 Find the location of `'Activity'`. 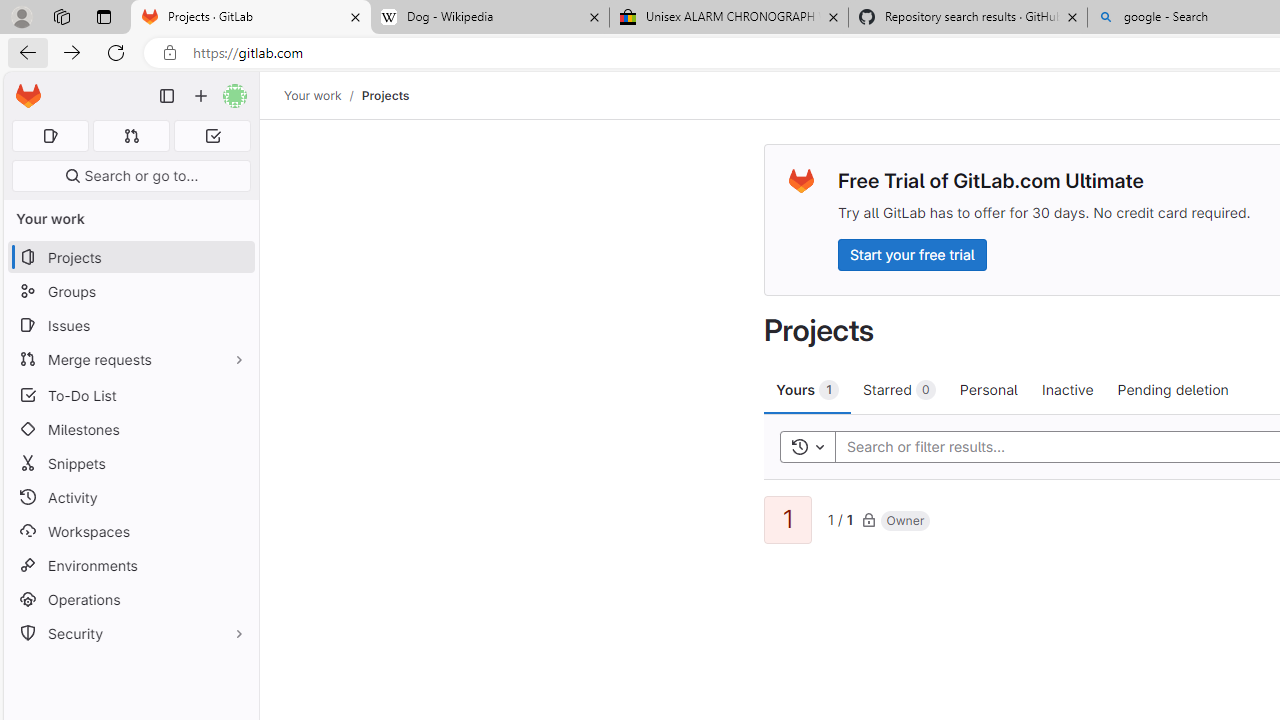

'Activity' is located at coordinates (130, 496).